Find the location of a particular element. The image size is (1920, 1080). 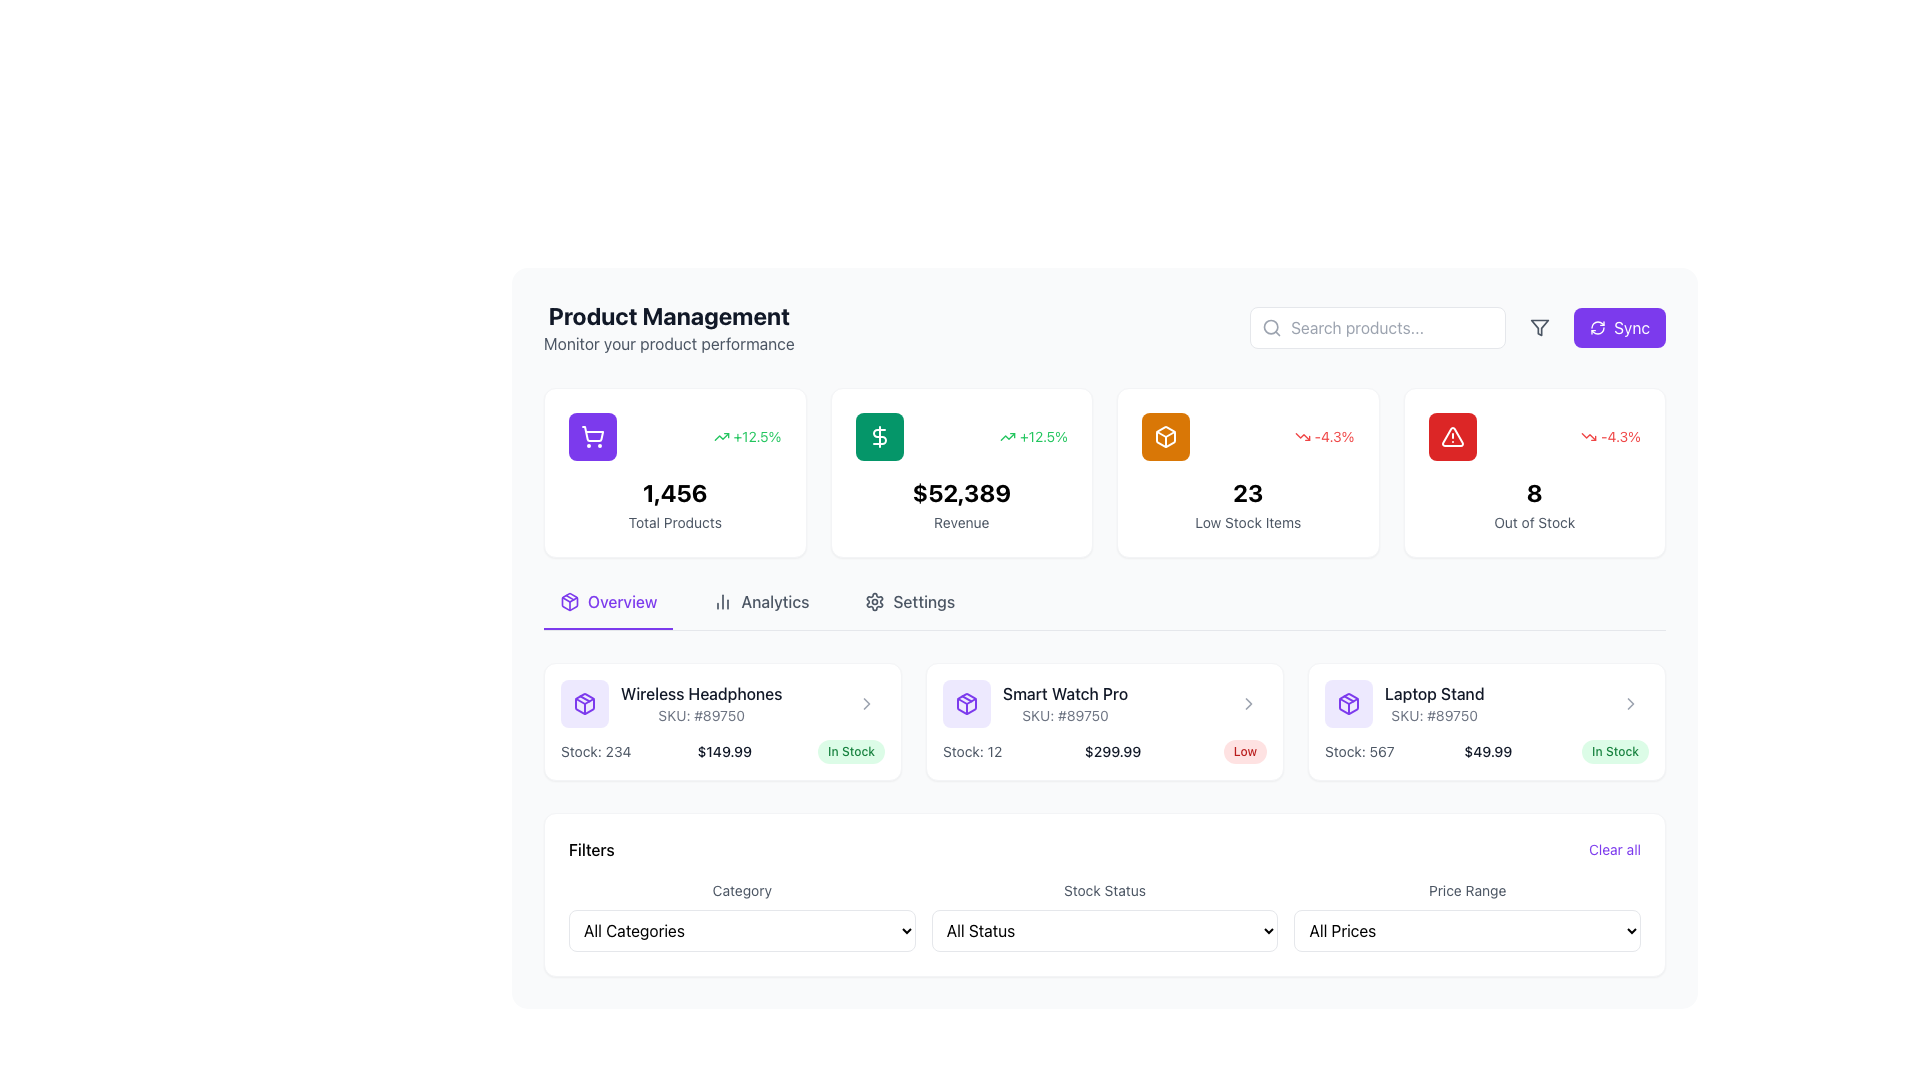

the Text element (multi-line) that displays the product's name and unique SKU identifier, which is the second product in a horizontal list of product cards is located at coordinates (1064, 703).